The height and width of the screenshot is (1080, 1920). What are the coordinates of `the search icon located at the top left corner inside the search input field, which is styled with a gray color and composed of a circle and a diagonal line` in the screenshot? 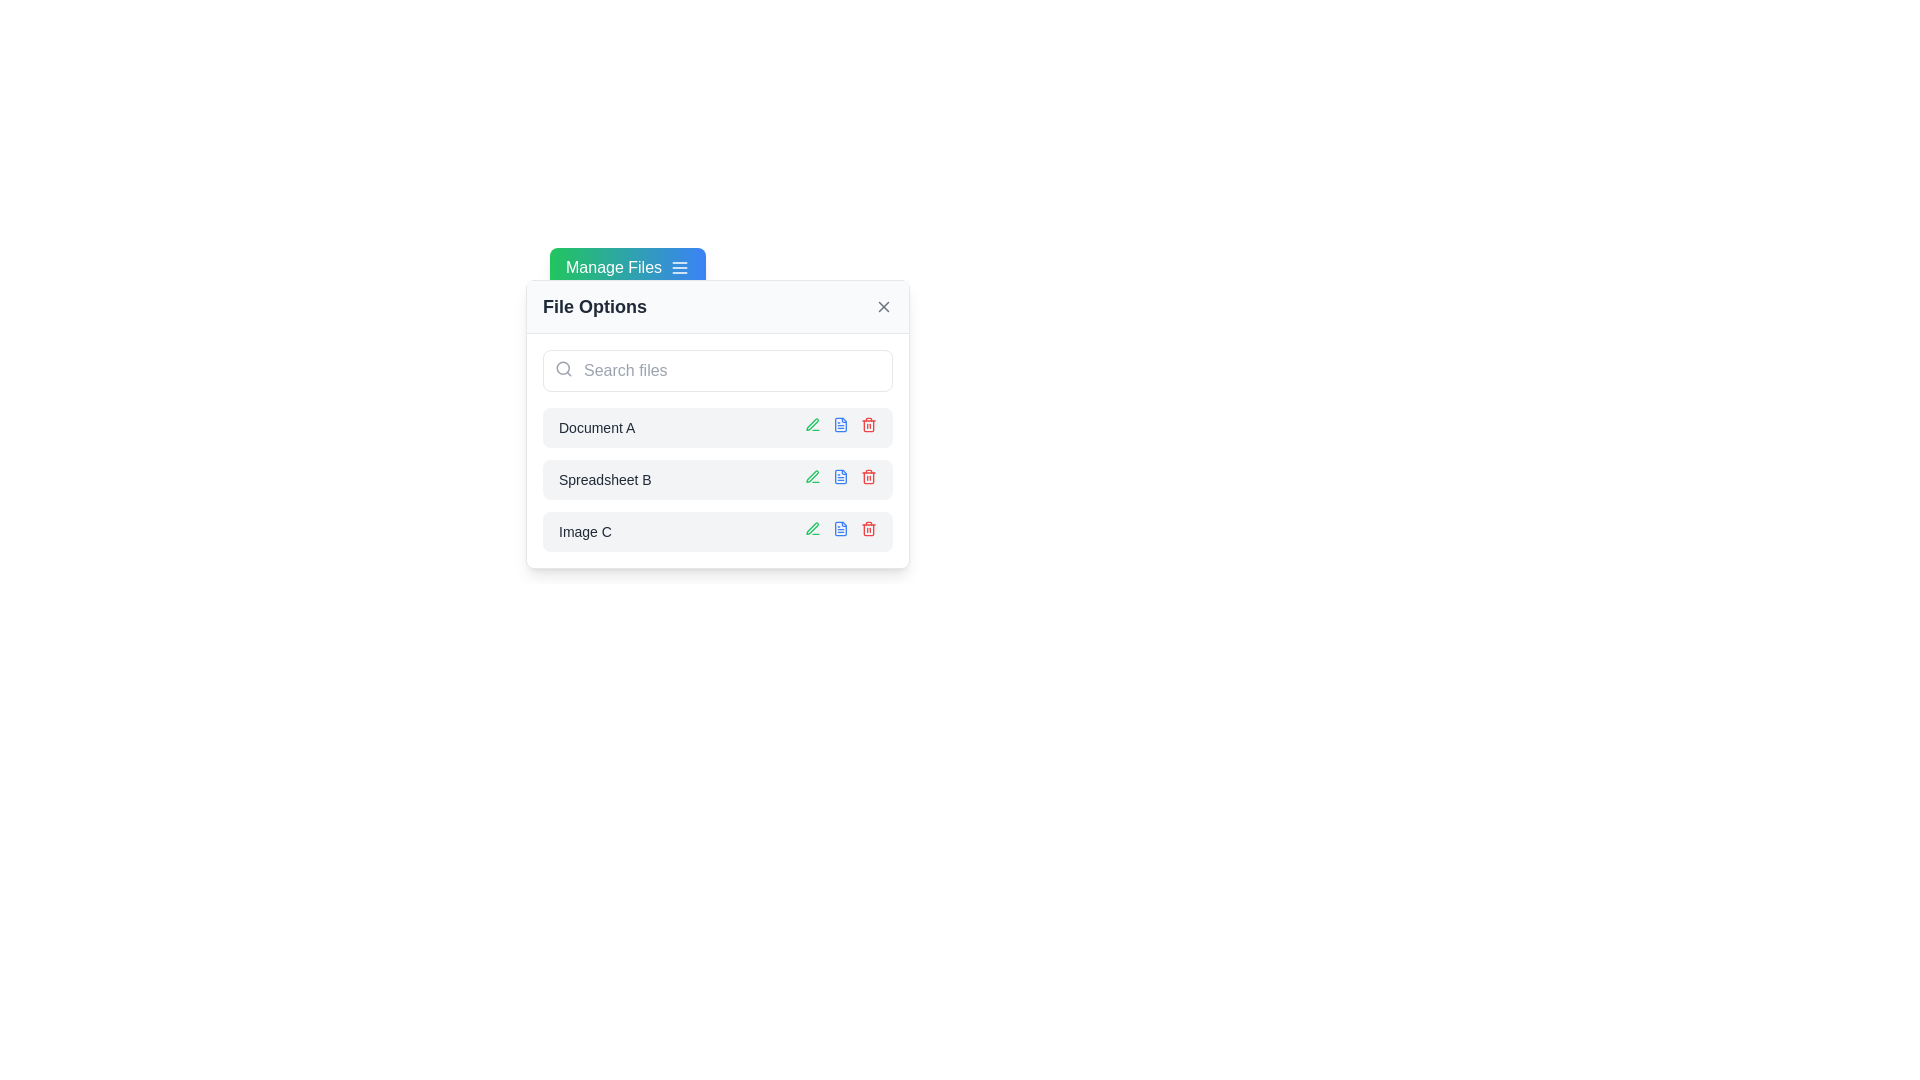 It's located at (563, 369).